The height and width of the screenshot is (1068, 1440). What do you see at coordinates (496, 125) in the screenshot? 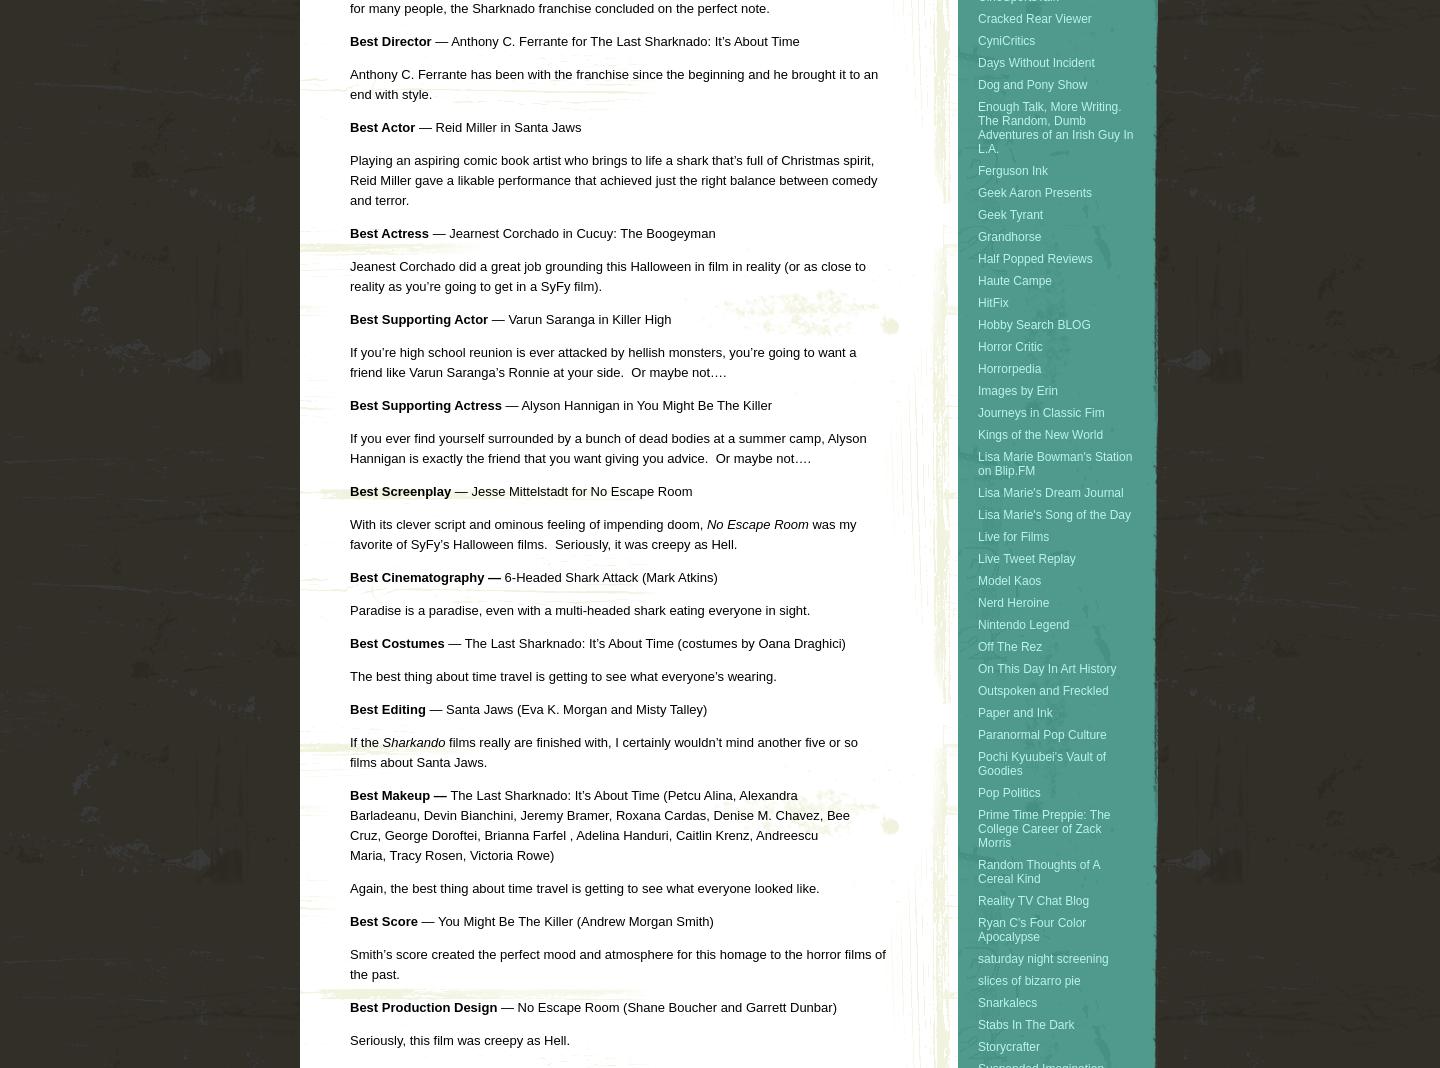
I see `'— Reid Miller in Santa Jaws'` at bounding box center [496, 125].